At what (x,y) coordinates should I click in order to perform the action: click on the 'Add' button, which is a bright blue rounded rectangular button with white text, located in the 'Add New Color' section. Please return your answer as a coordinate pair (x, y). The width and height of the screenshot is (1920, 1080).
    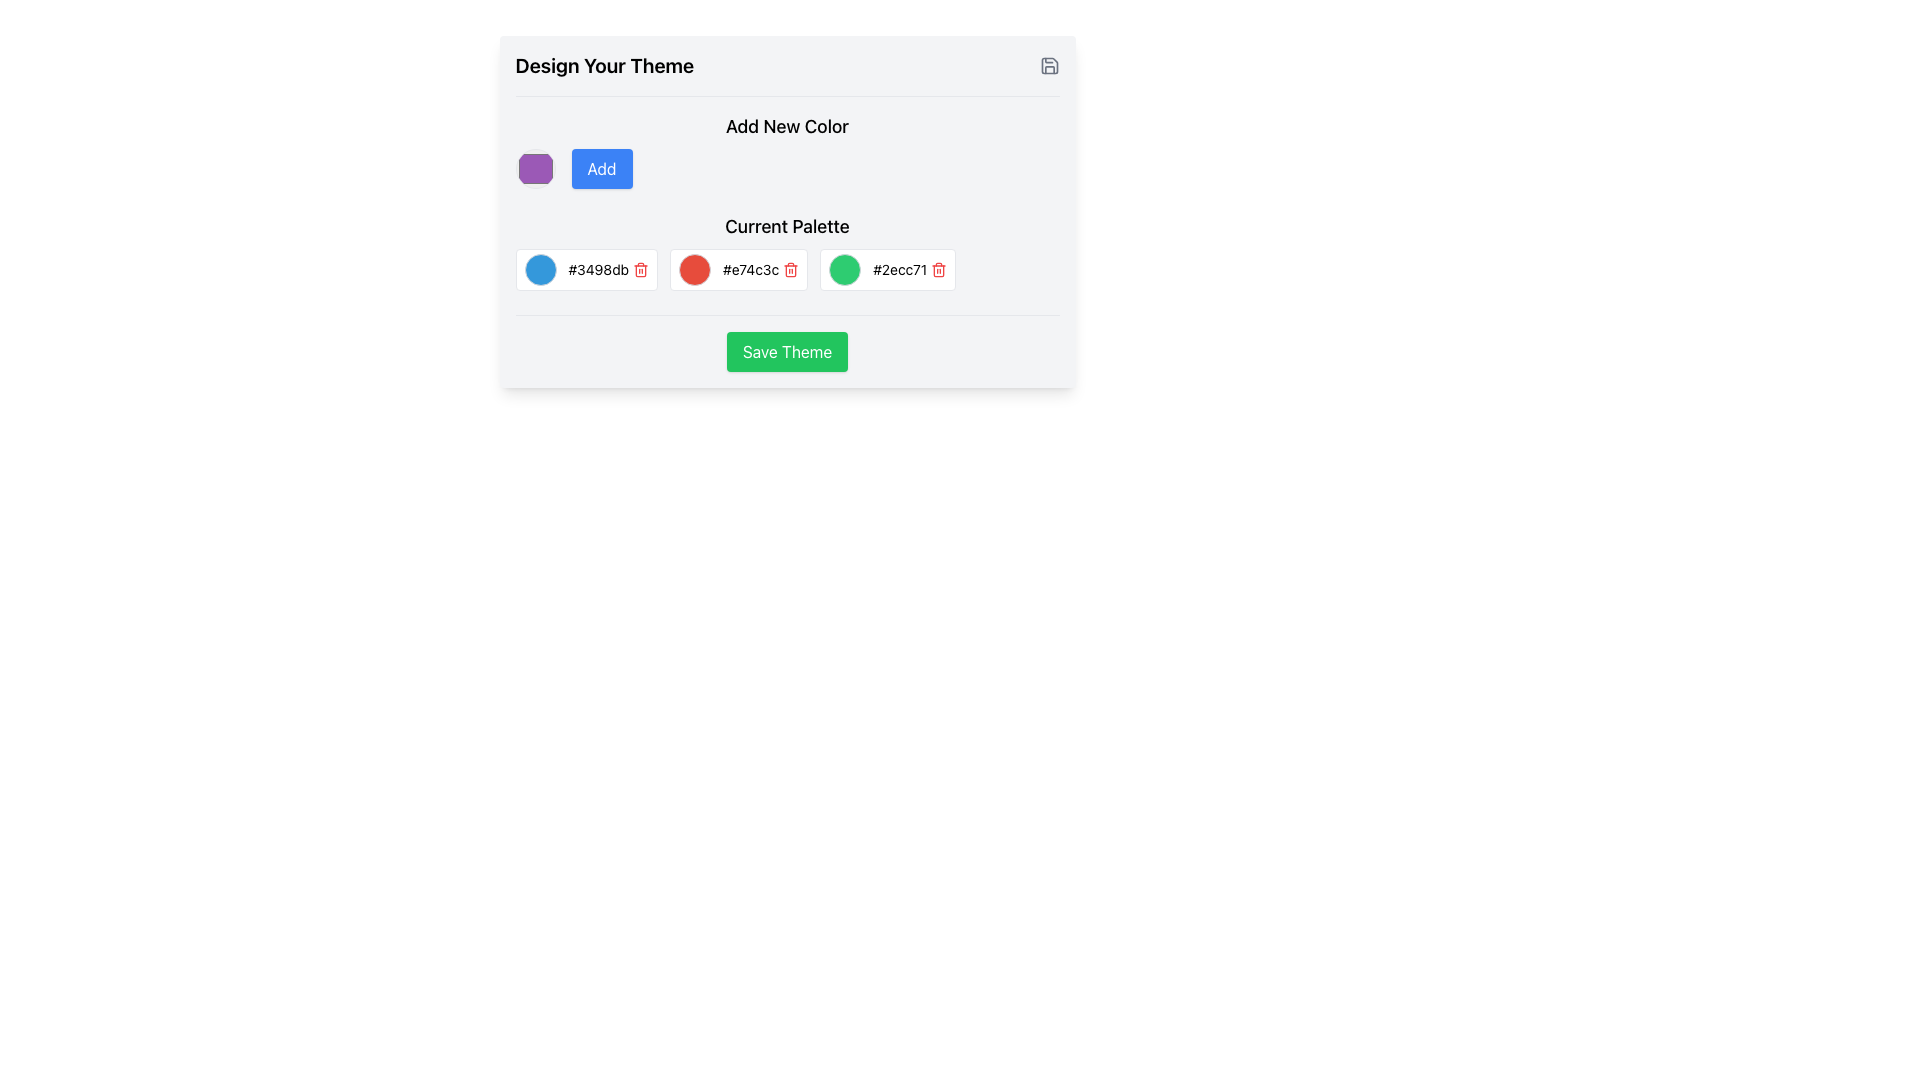
    Looking at the image, I should click on (600, 168).